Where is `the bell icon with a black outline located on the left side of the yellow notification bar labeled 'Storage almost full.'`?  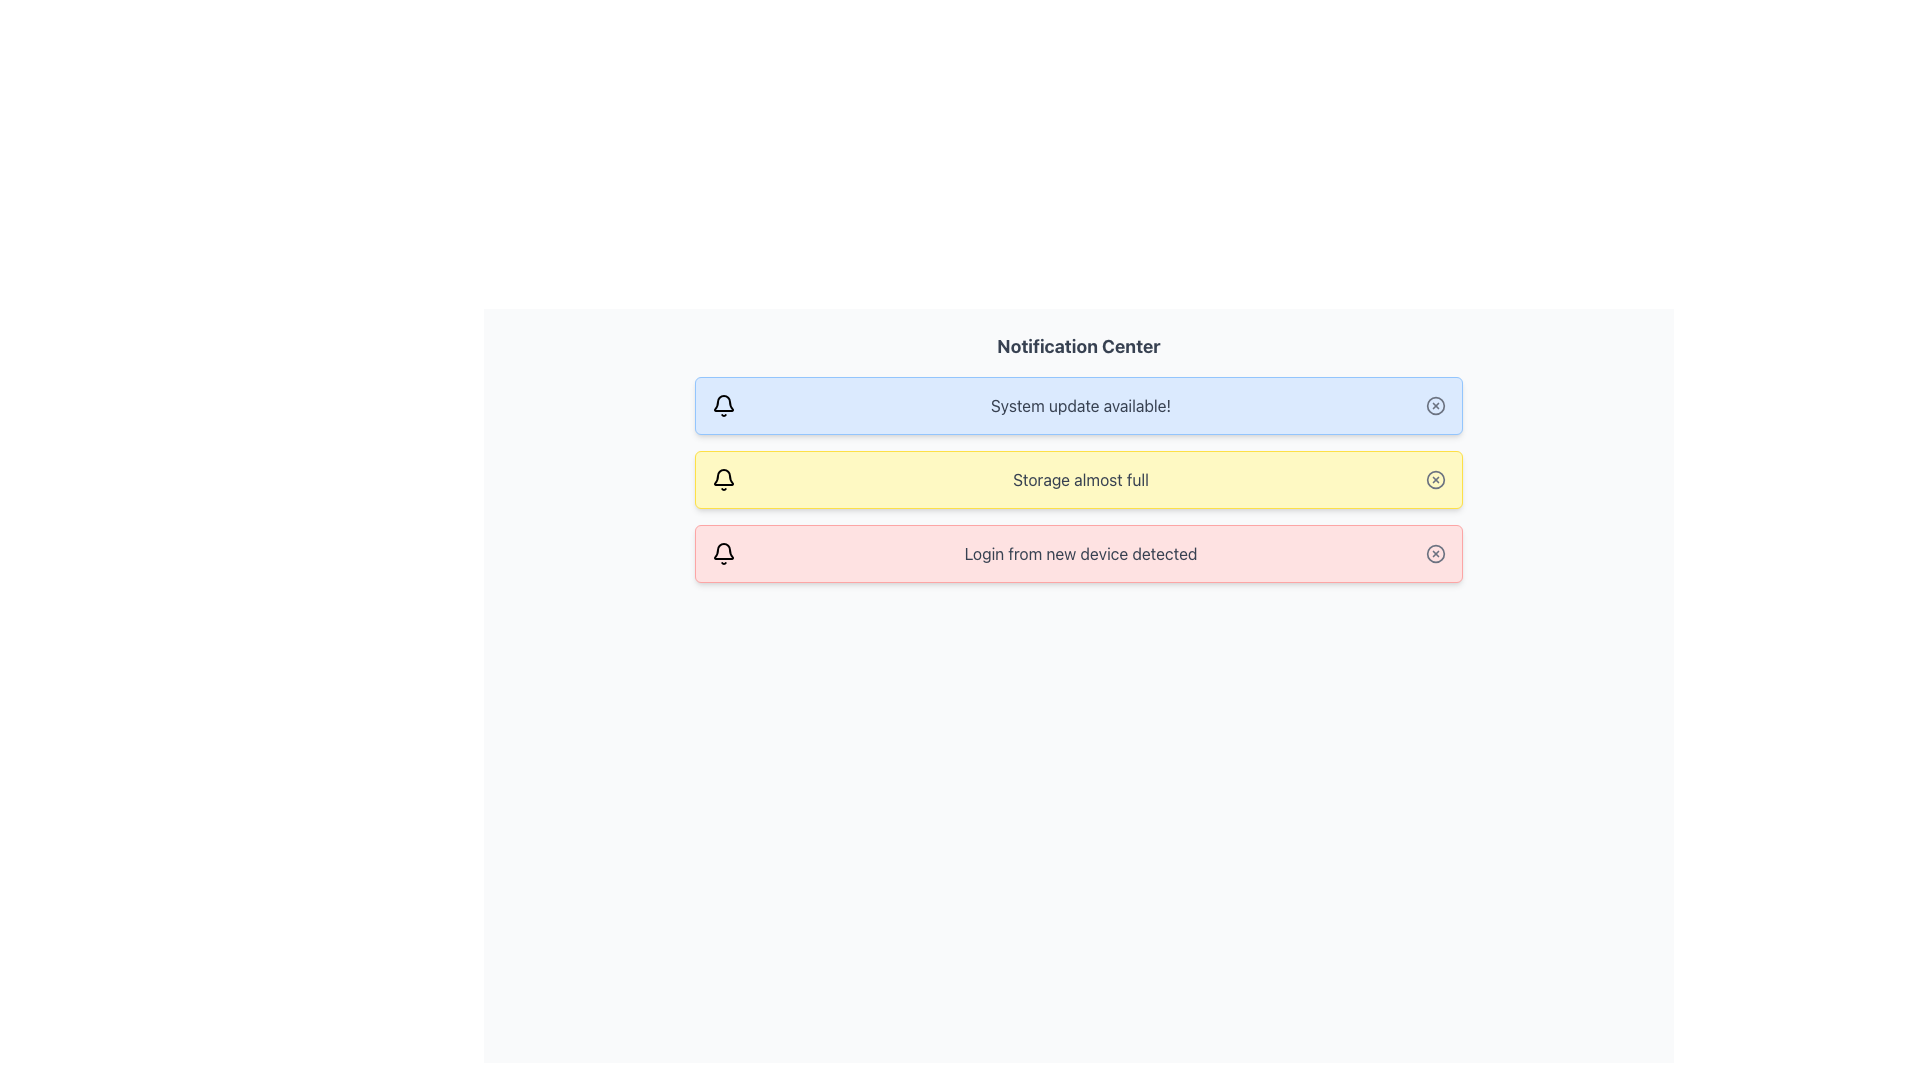 the bell icon with a black outline located on the left side of the yellow notification bar labeled 'Storage almost full.' is located at coordinates (723, 479).